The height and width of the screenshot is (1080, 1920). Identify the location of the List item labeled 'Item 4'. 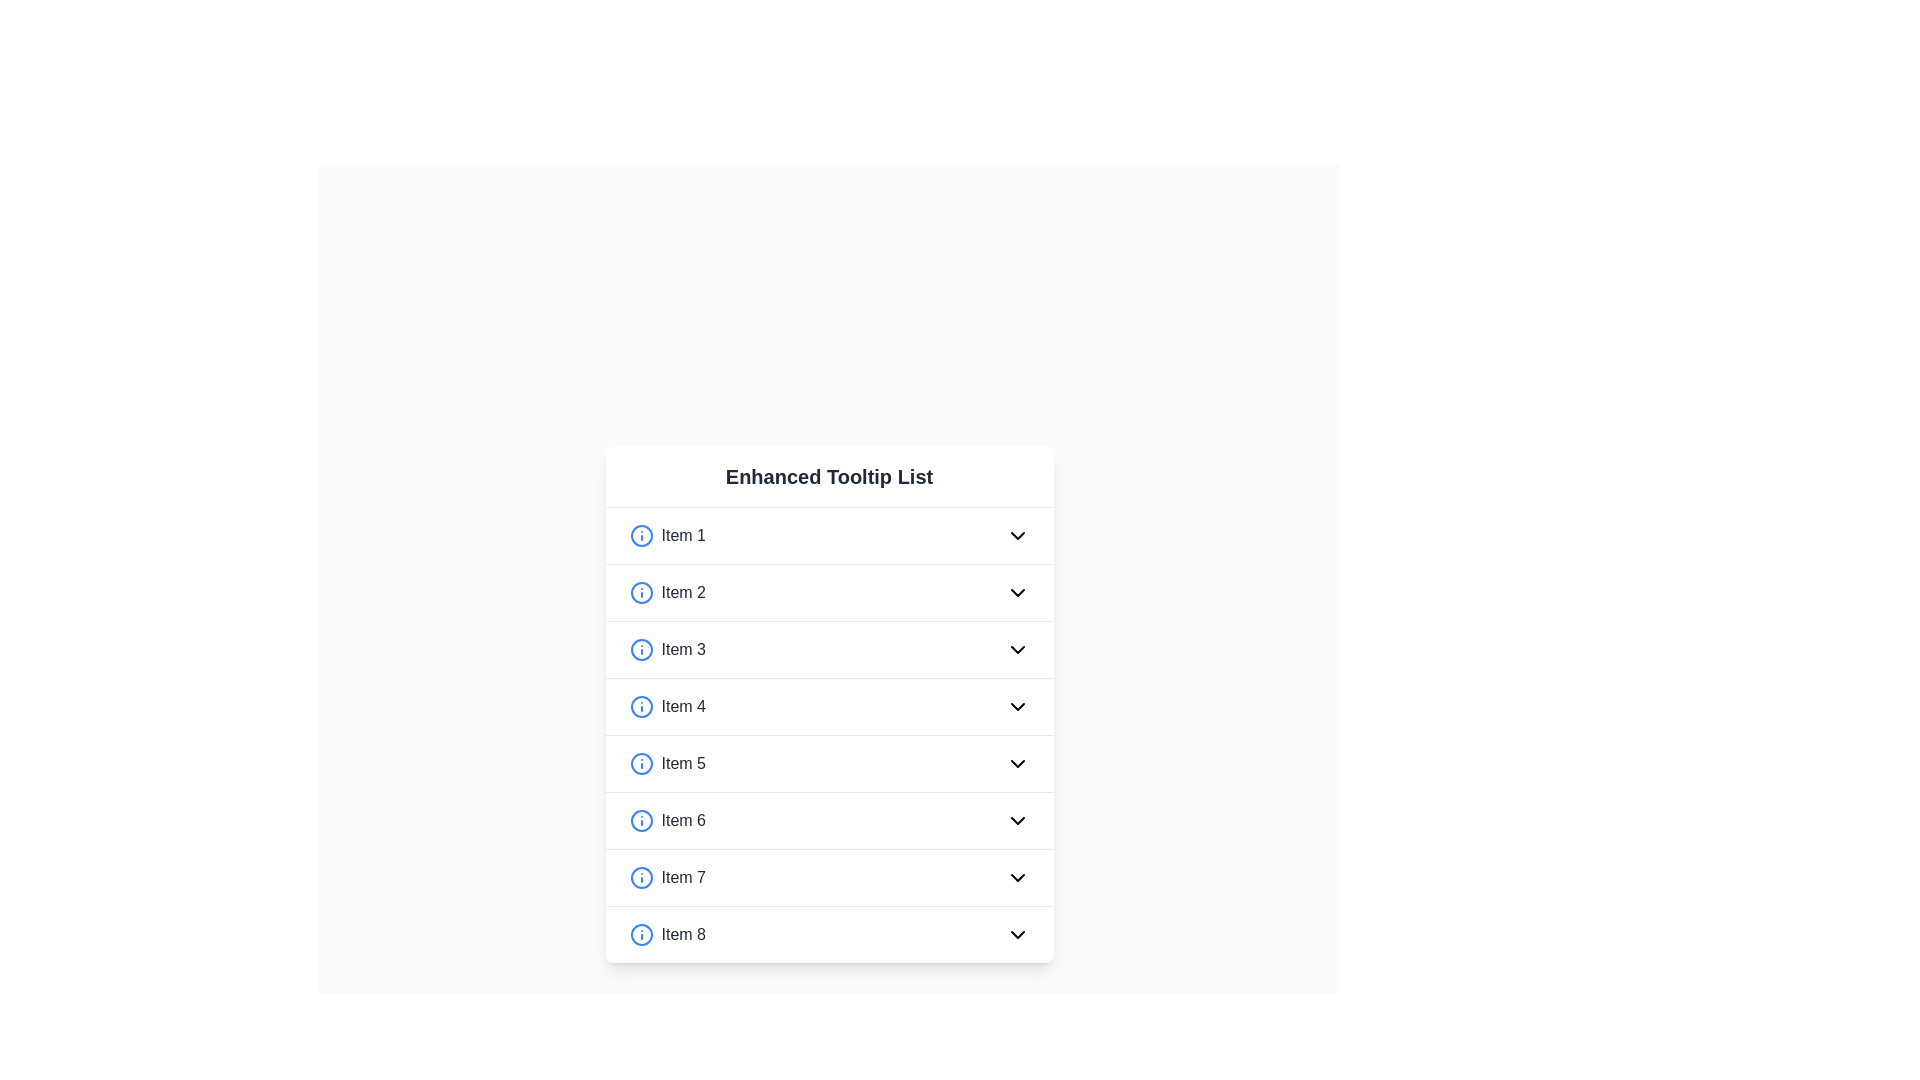
(829, 705).